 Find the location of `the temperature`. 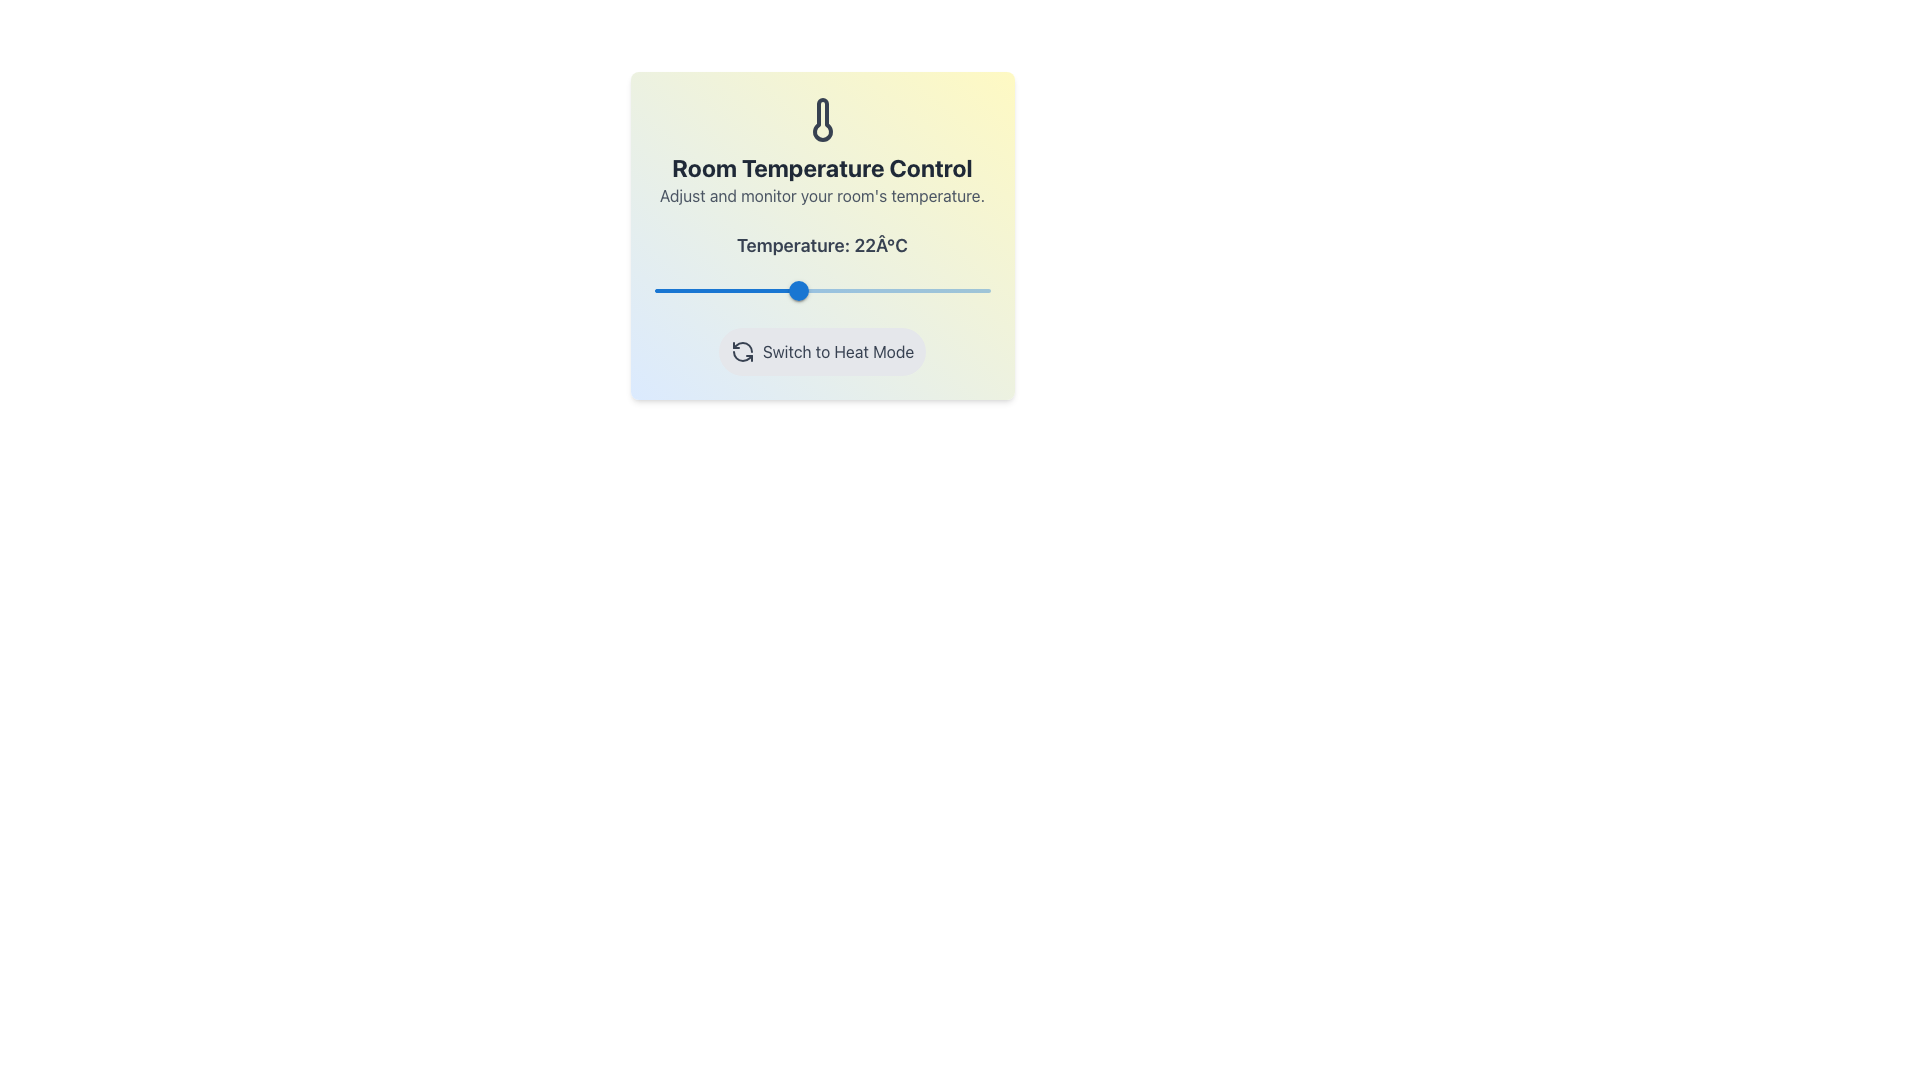

the temperature is located at coordinates (788, 290).